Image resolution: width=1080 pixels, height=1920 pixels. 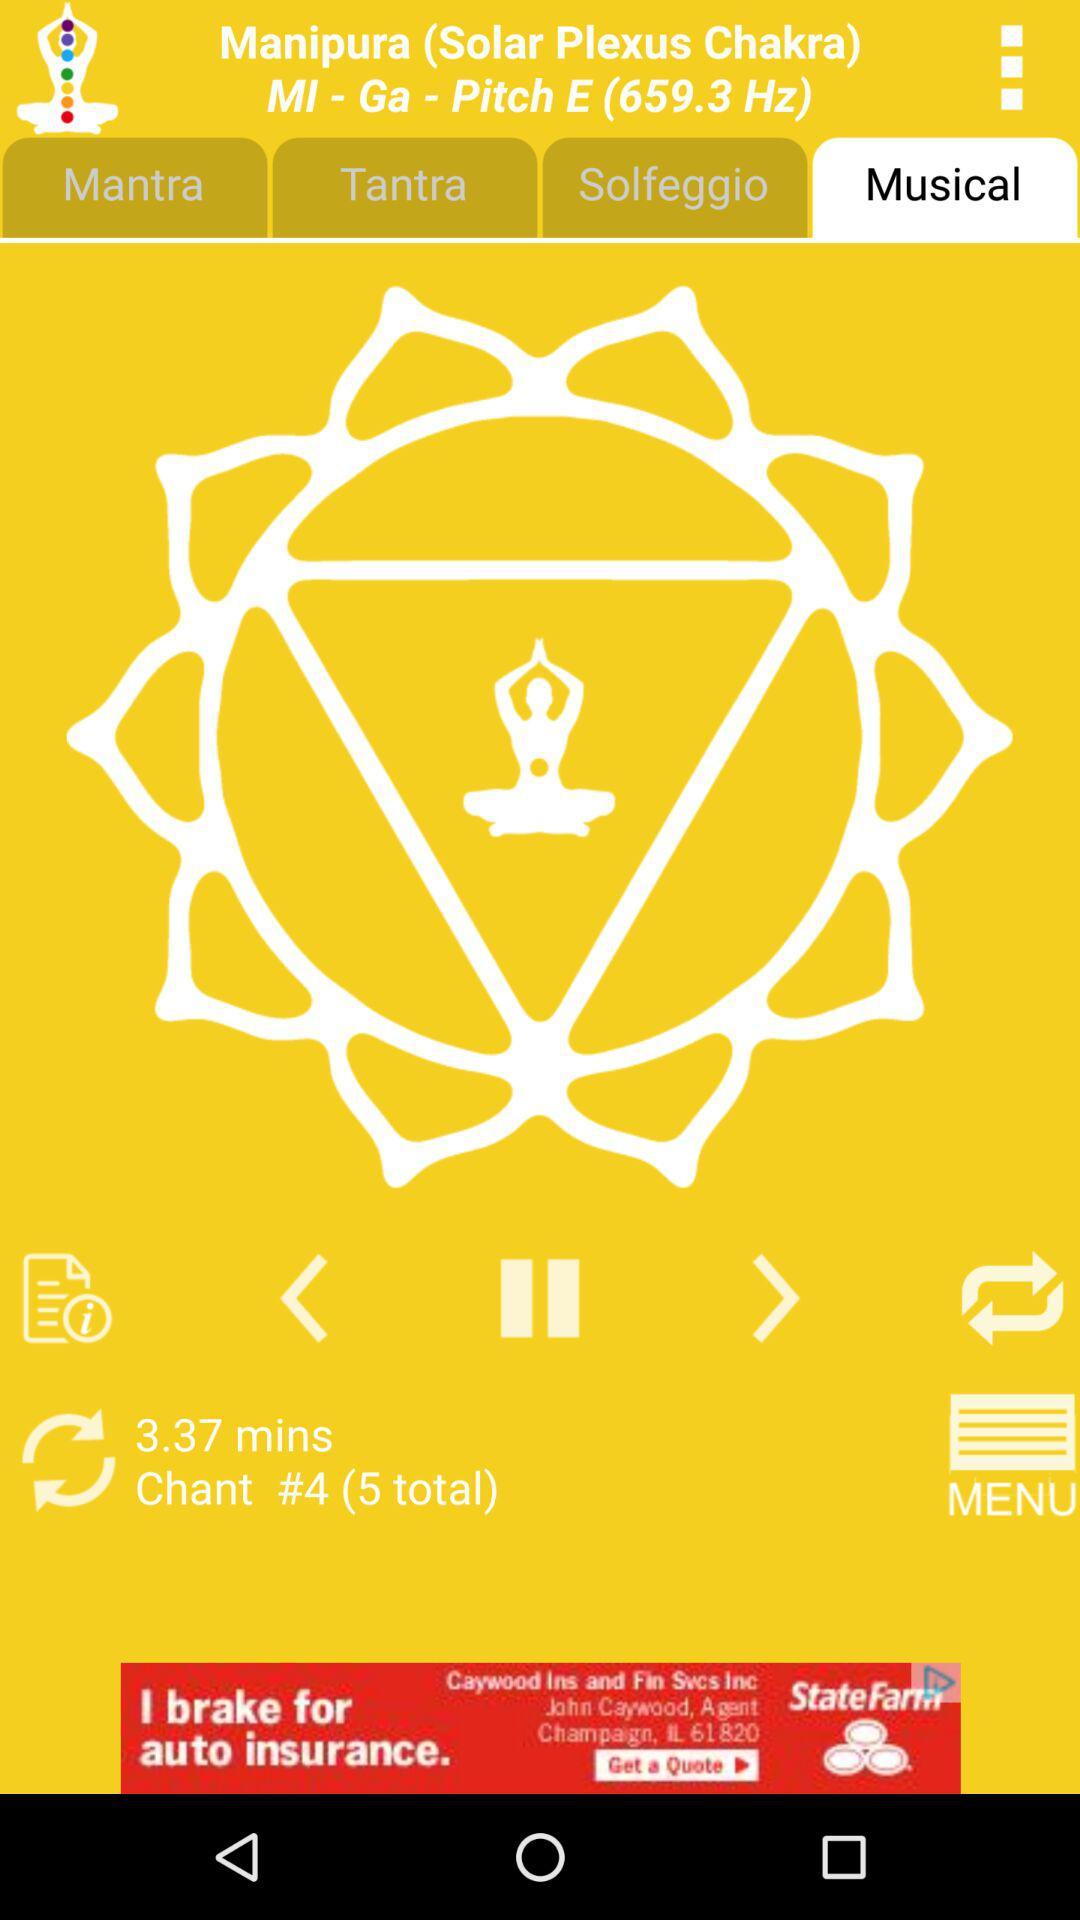 What do you see at coordinates (1012, 1460) in the screenshot?
I see `menu button` at bounding box center [1012, 1460].